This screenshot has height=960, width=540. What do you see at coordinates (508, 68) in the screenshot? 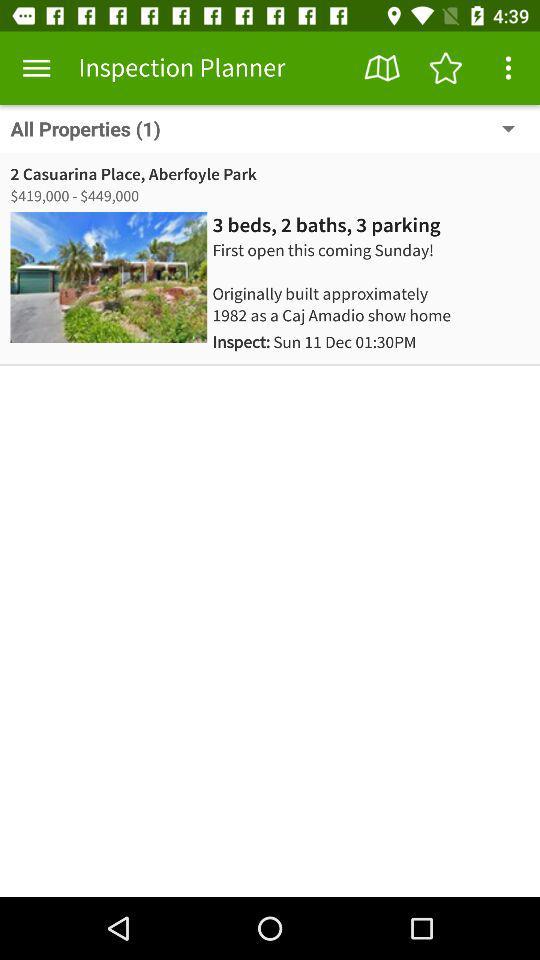
I see `setting options` at bounding box center [508, 68].